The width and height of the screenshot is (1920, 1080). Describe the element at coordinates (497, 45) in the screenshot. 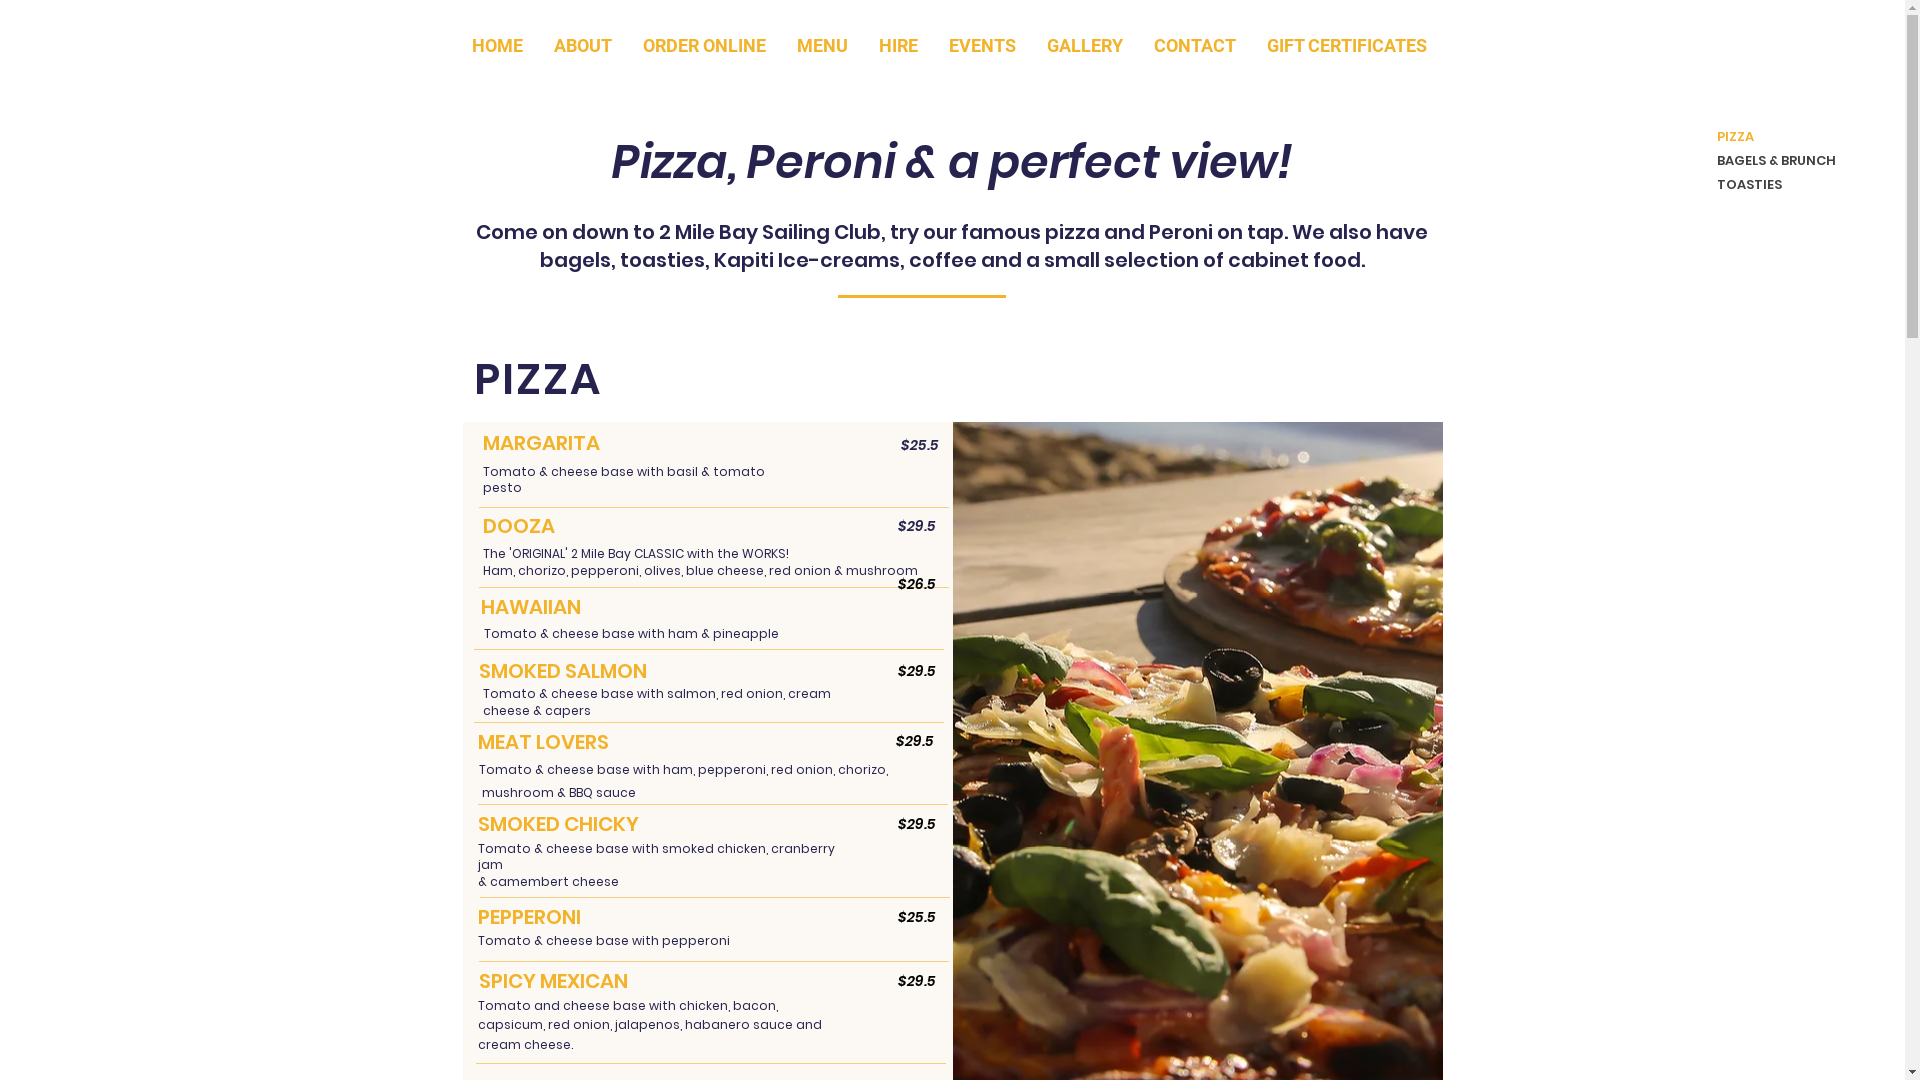

I see `'HOME'` at that location.